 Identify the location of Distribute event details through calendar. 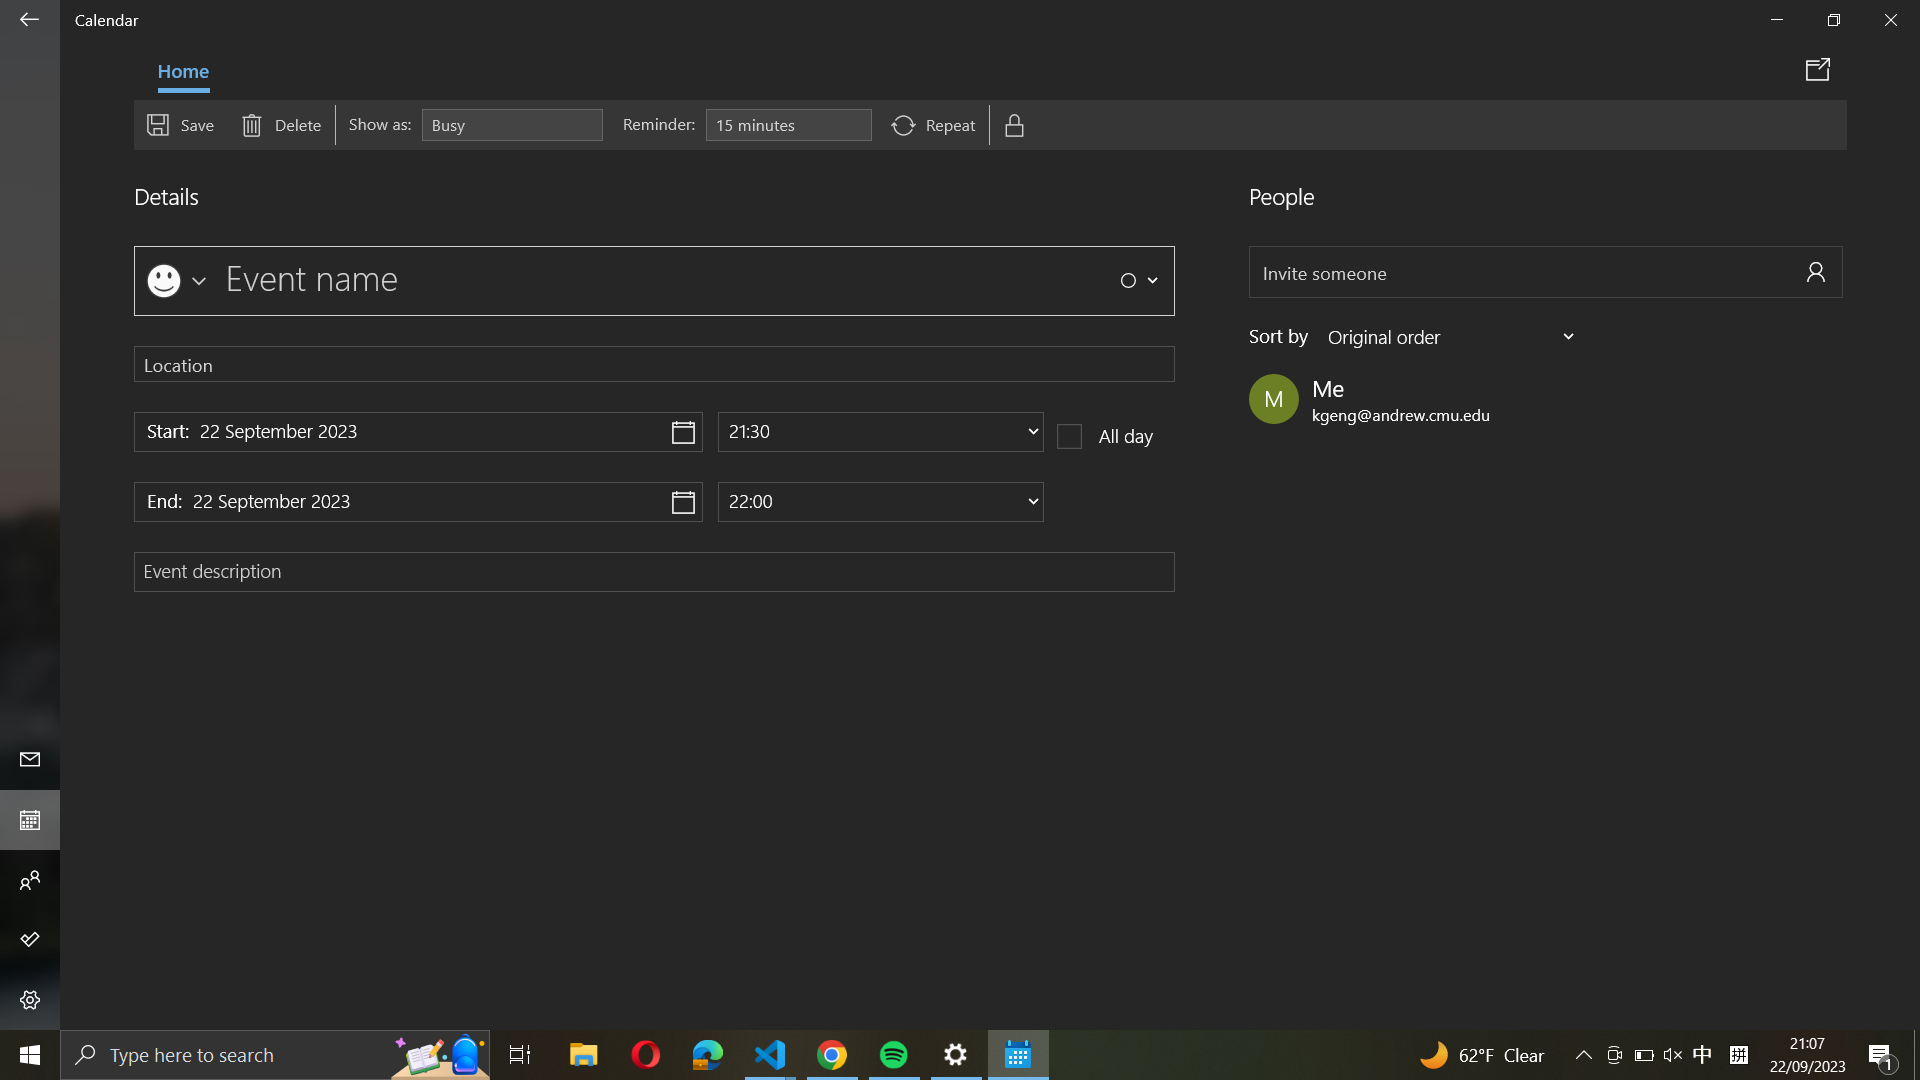
(1821, 68).